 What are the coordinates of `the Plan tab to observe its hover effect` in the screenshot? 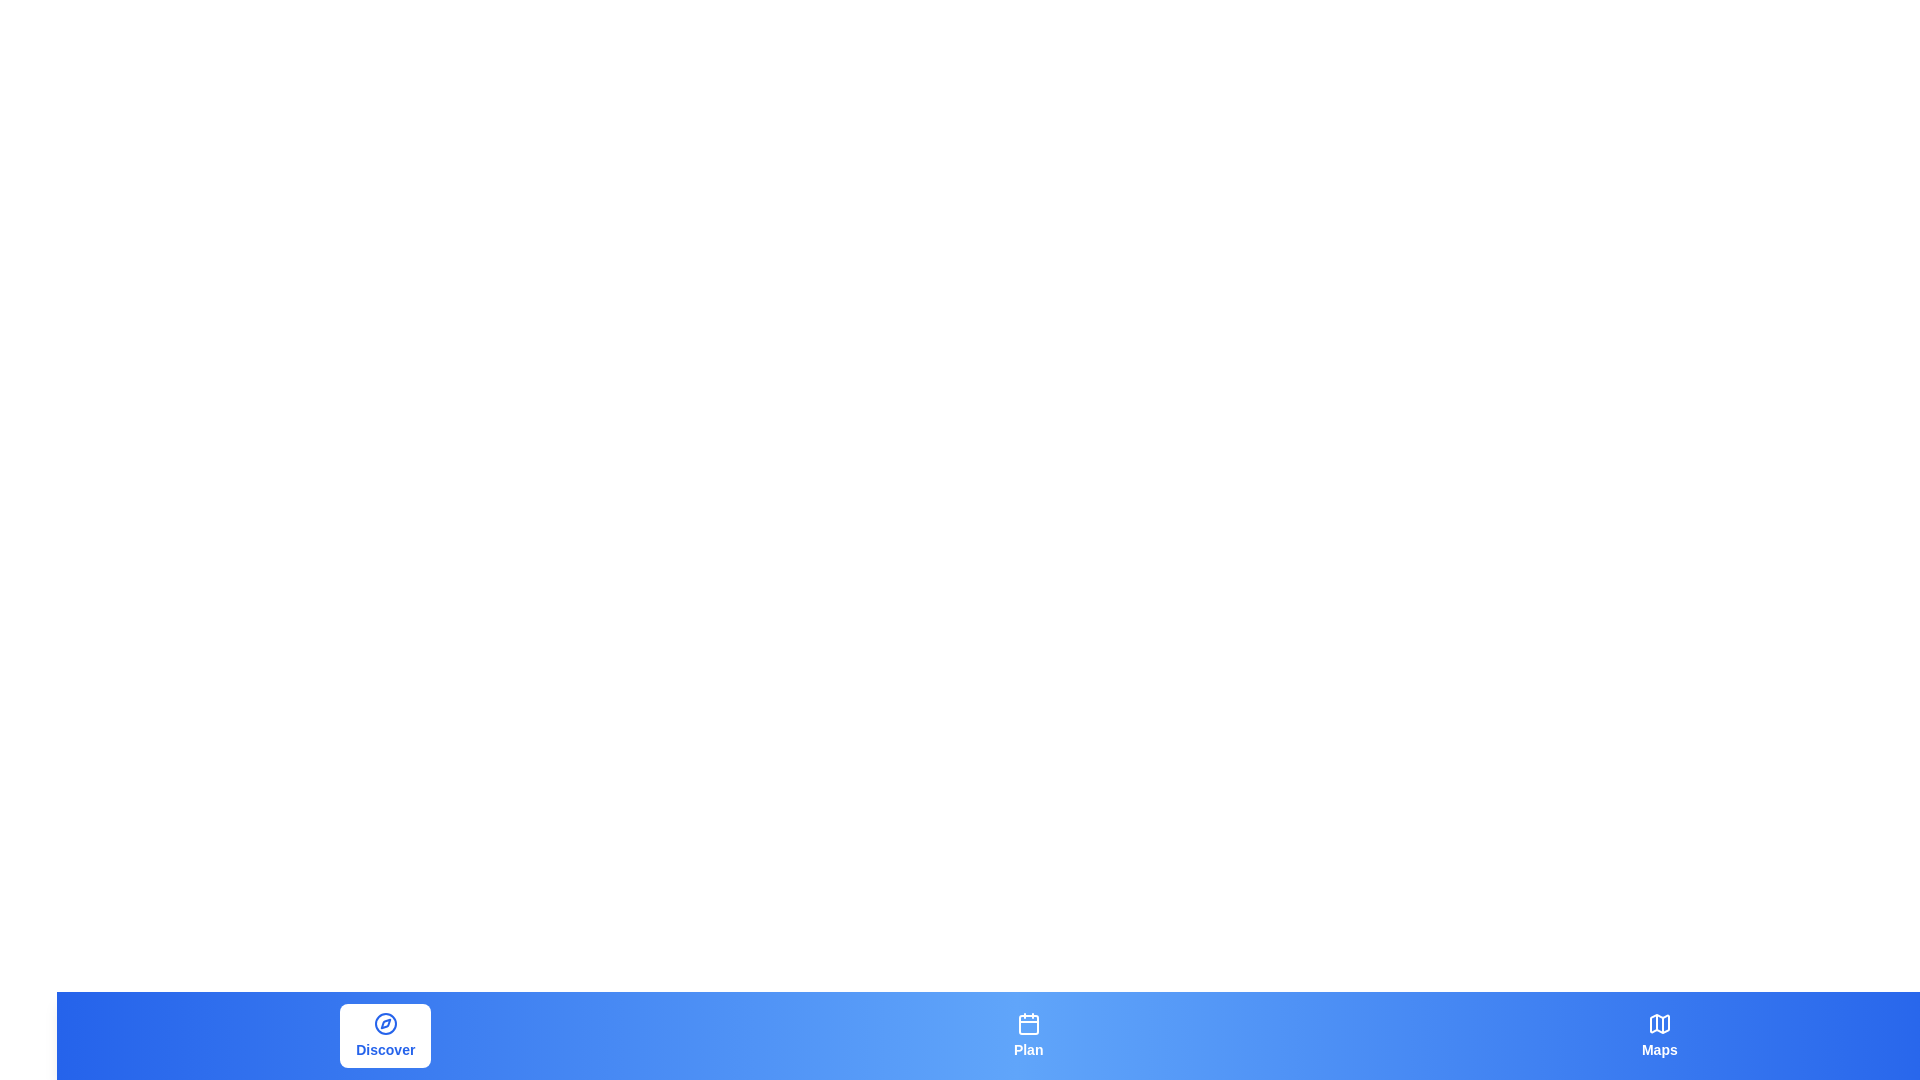 It's located at (1028, 1035).